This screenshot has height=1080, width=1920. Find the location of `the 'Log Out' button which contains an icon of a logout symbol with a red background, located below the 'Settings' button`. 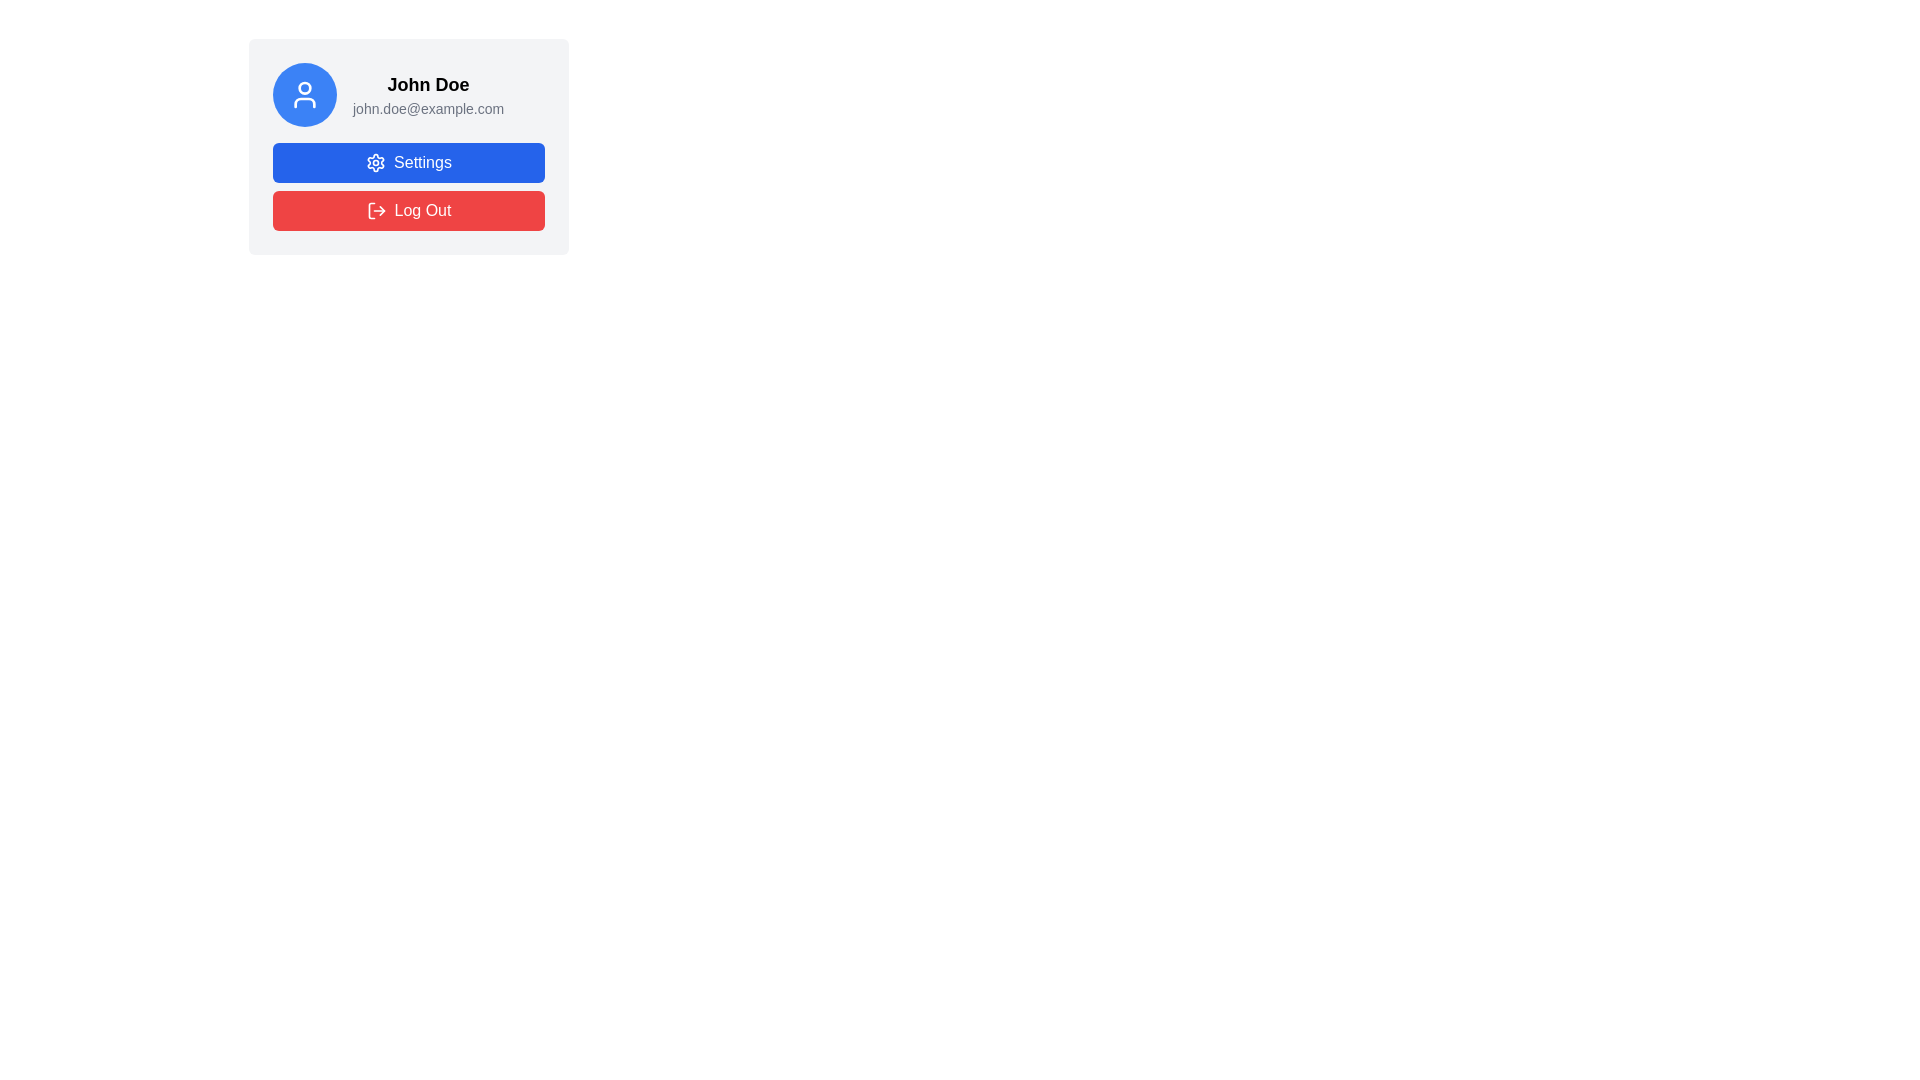

the 'Log Out' button which contains an icon of a logout symbol with a red background, located below the 'Settings' button is located at coordinates (376, 211).